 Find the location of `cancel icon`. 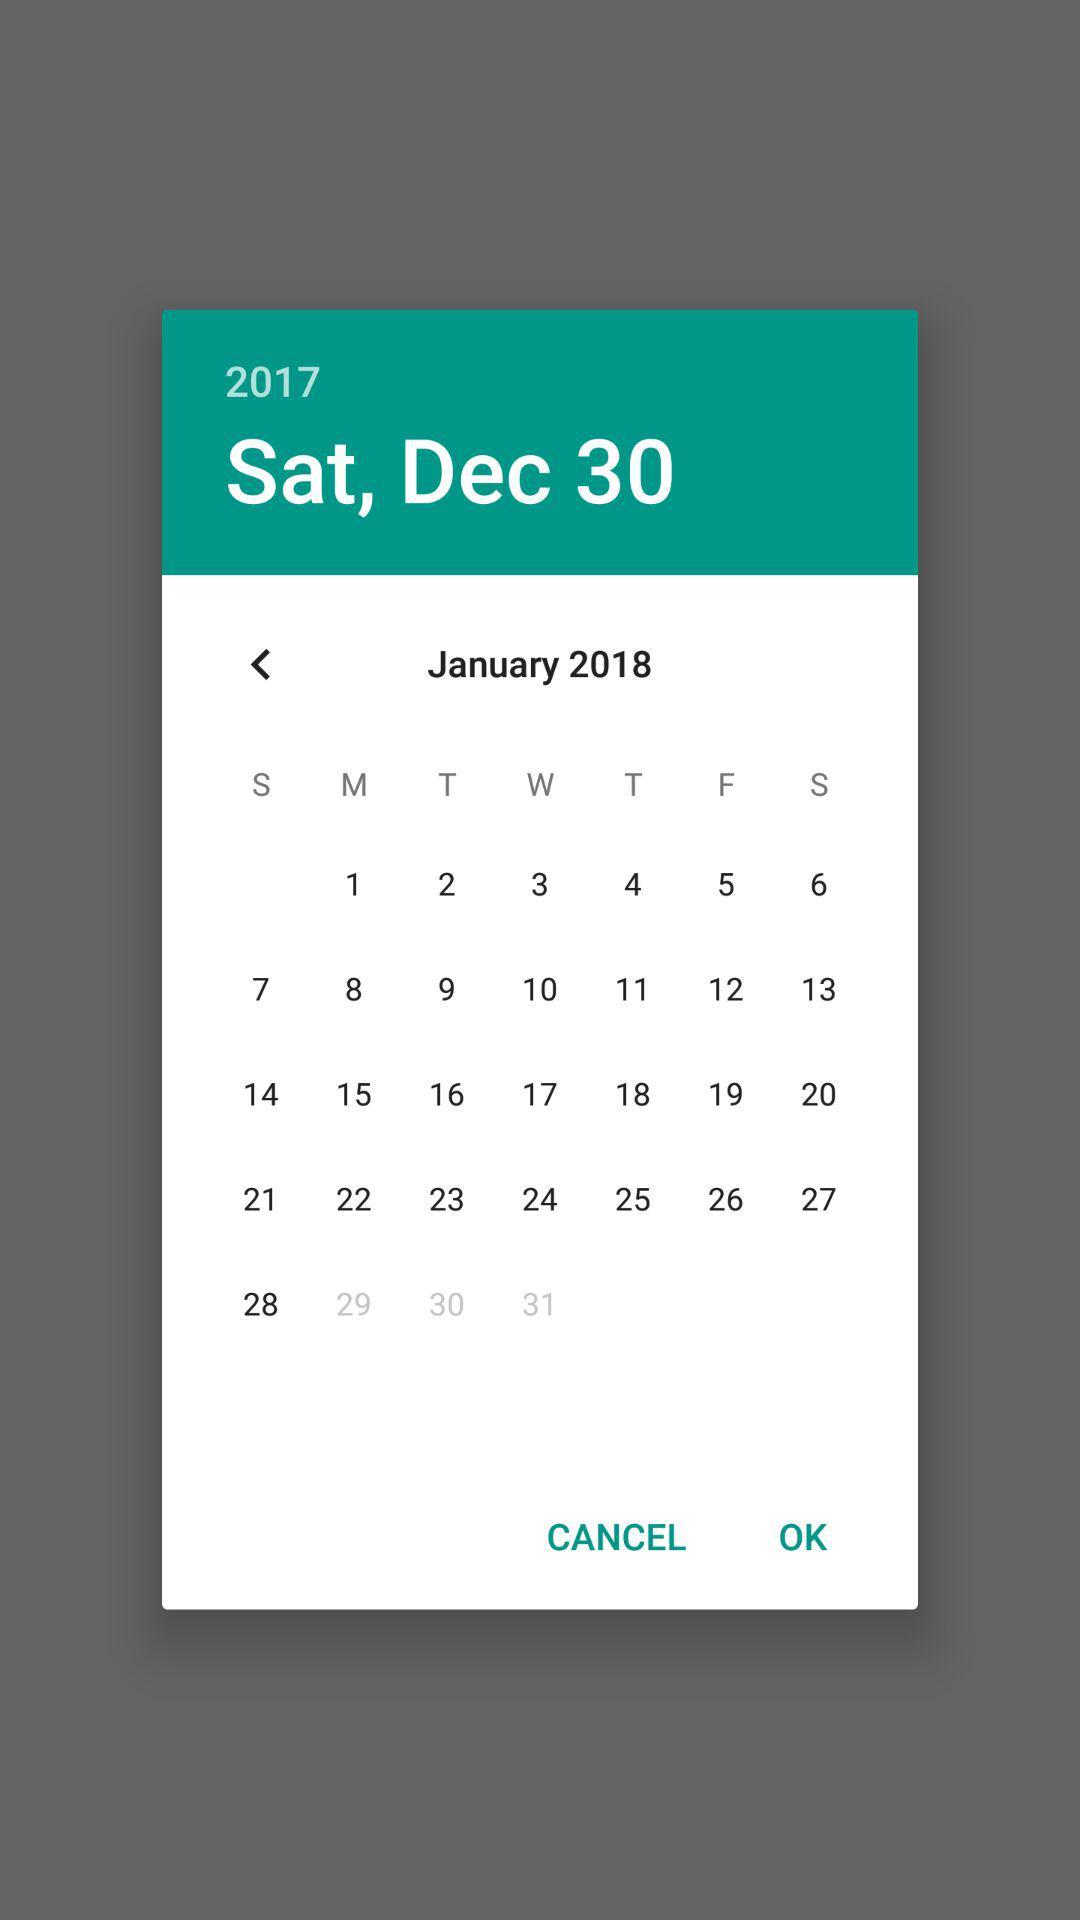

cancel icon is located at coordinates (615, 1535).